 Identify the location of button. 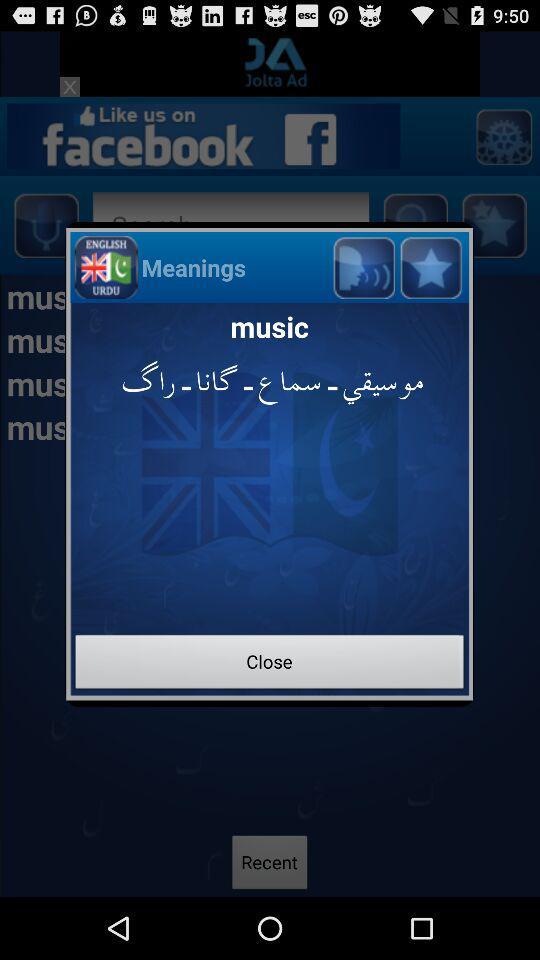
(429, 266).